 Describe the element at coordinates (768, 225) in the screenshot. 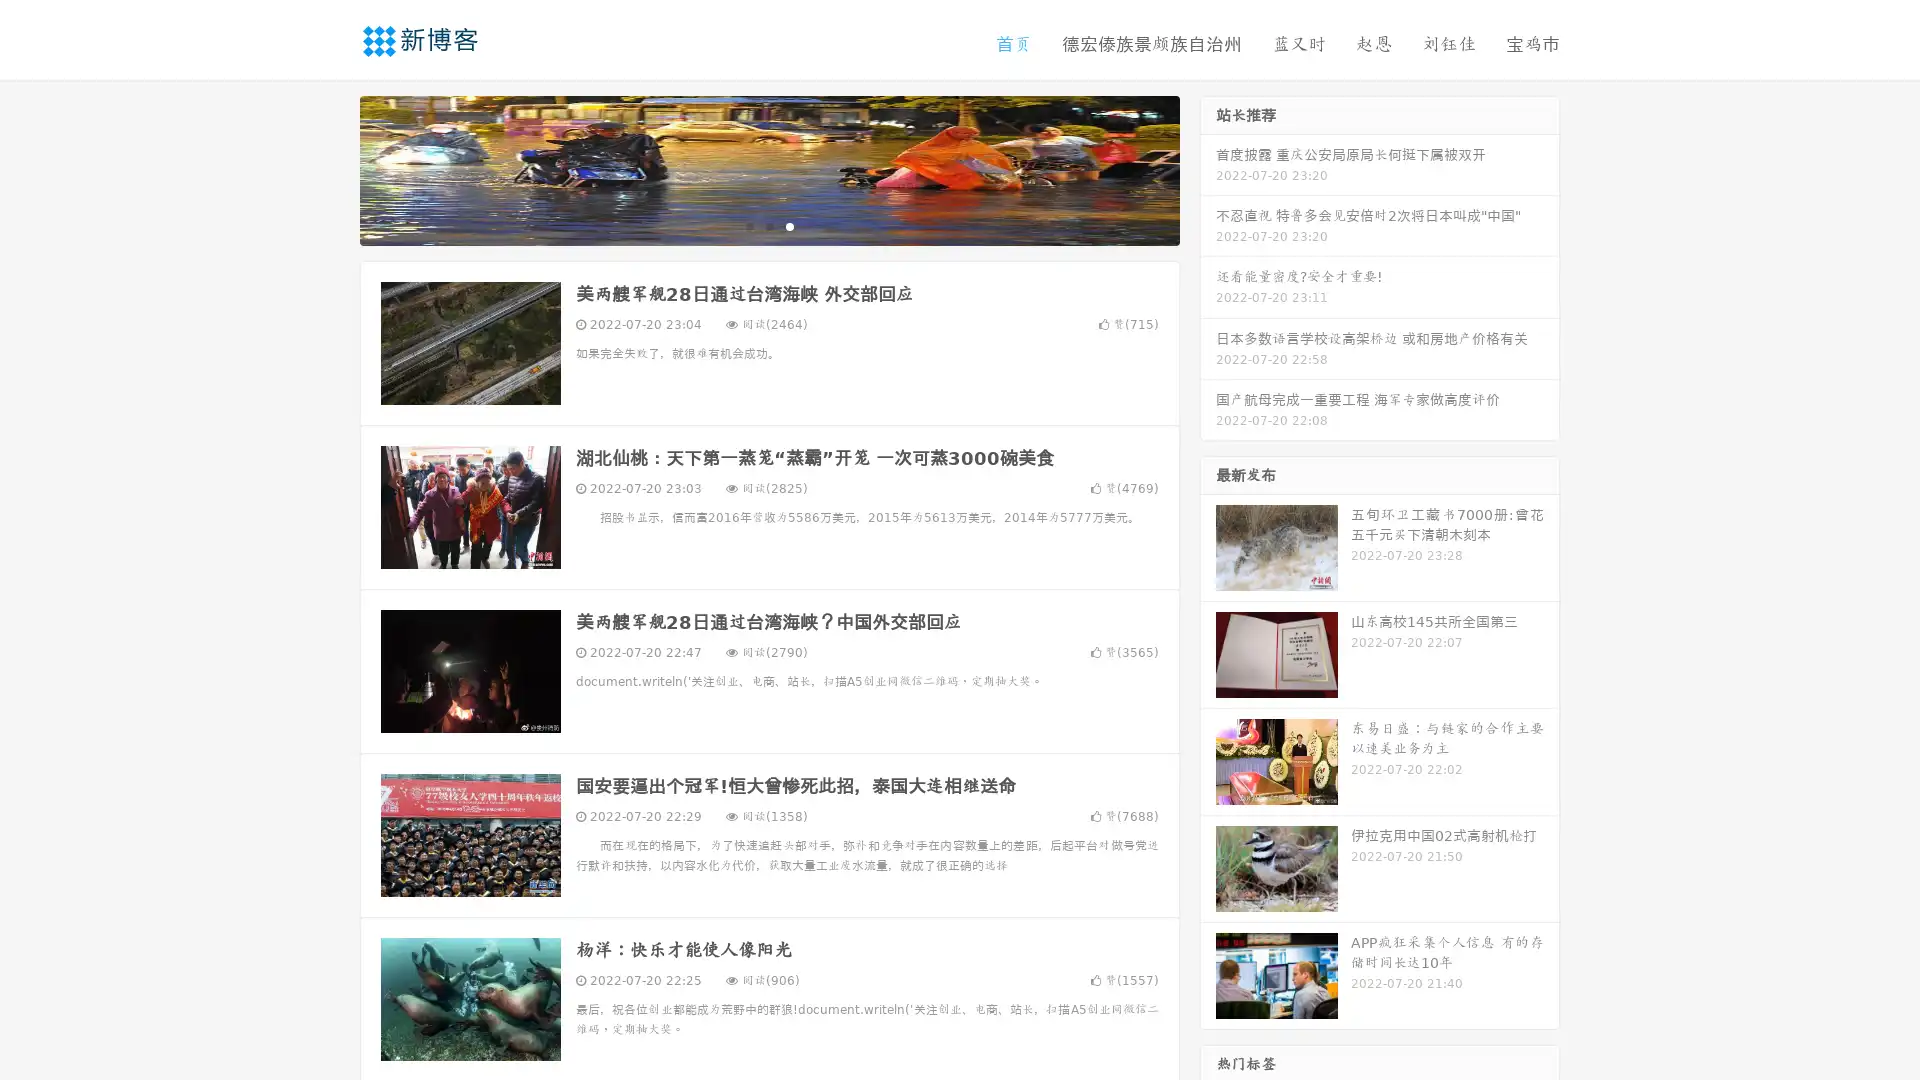

I see `Go to slide 2` at that location.